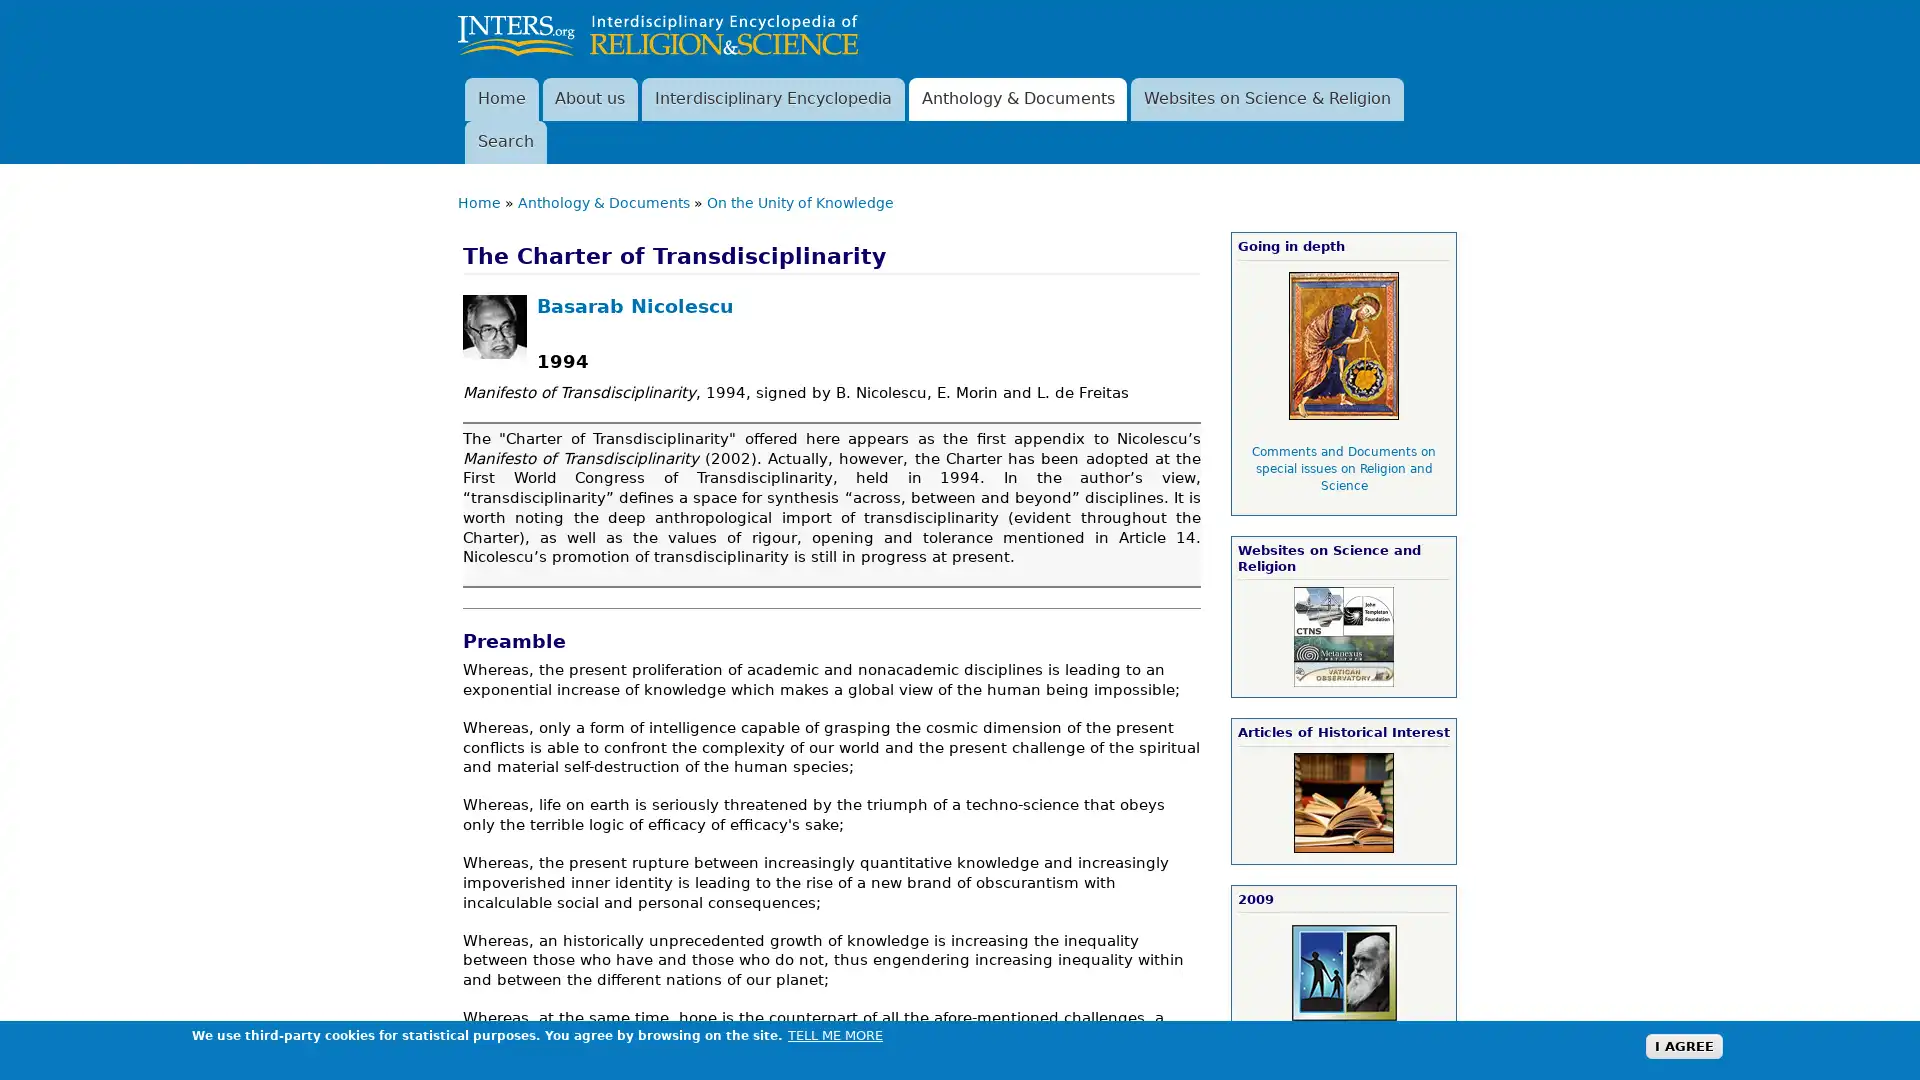 Image resolution: width=1920 pixels, height=1080 pixels. I want to click on I AGREE, so click(1683, 1045).